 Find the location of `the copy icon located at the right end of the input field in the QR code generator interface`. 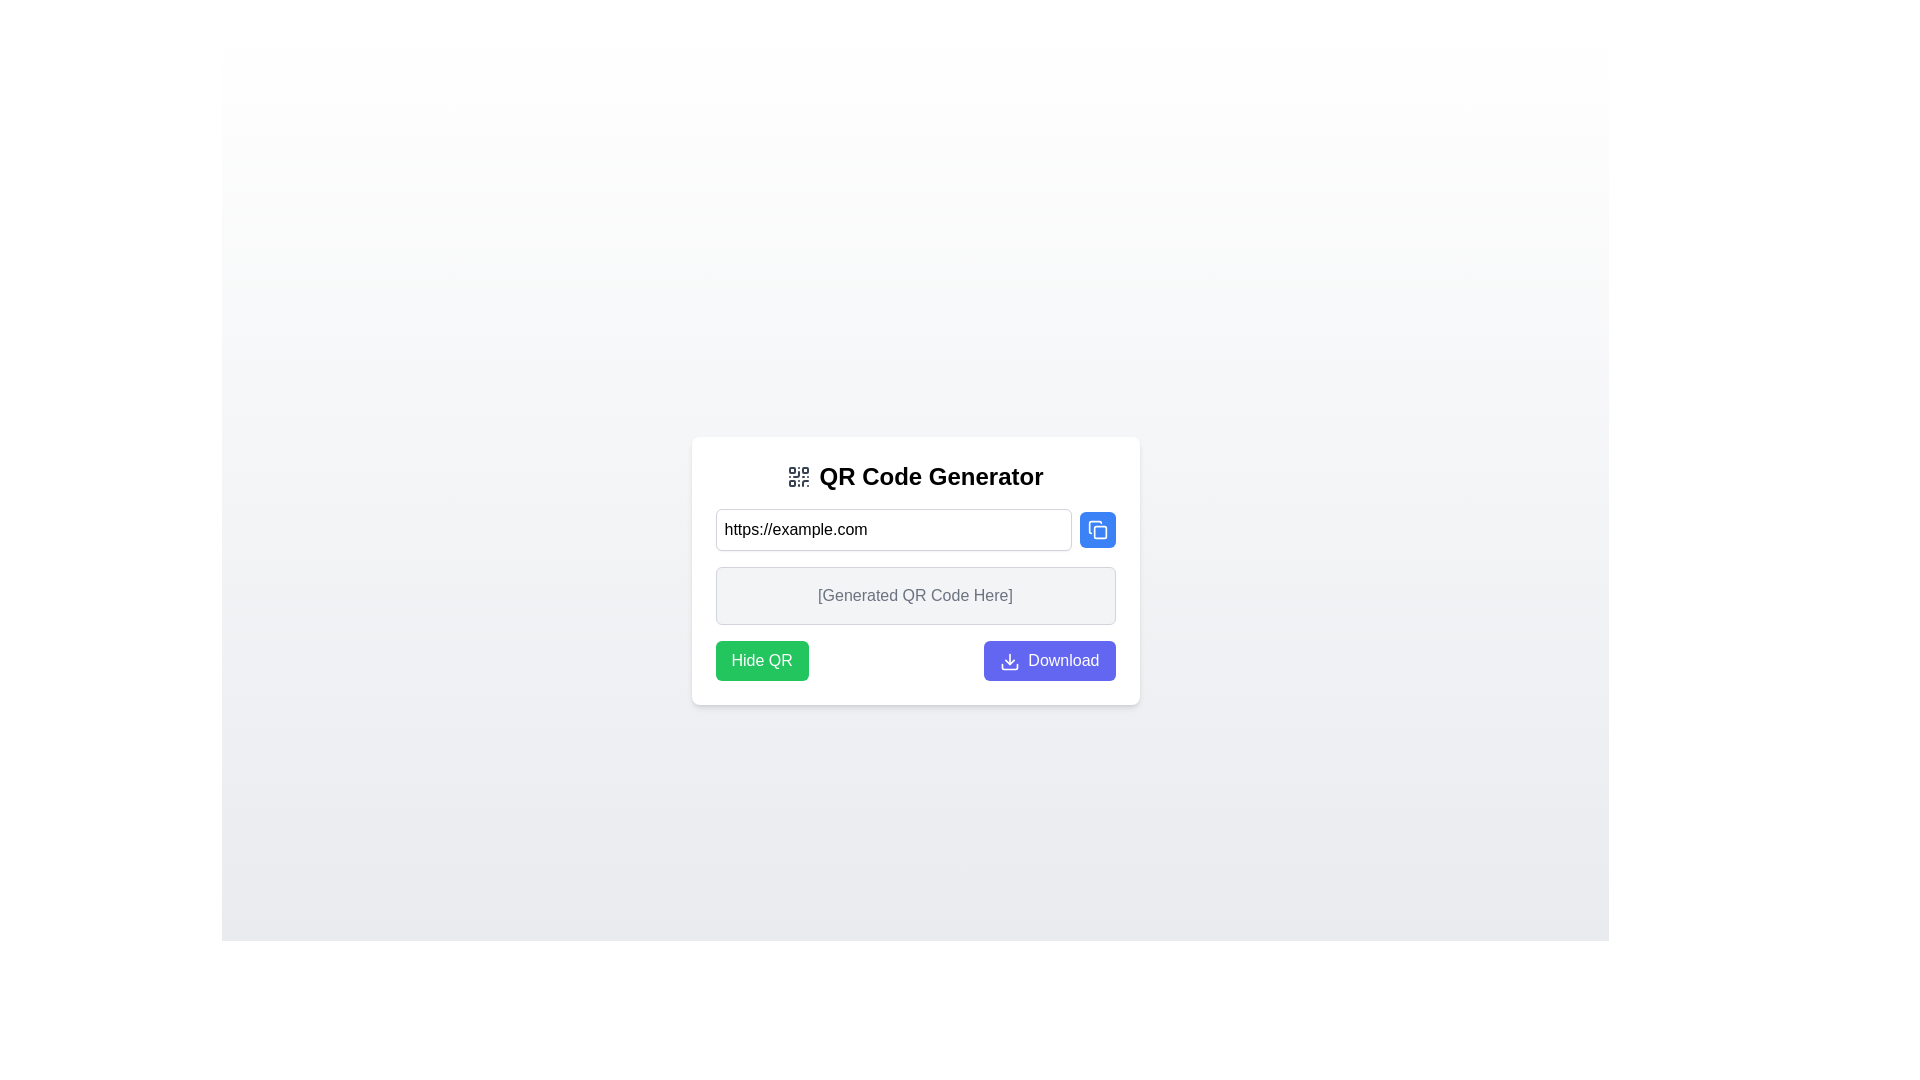

the copy icon located at the right end of the input field in the QR code generator interface is located at coordinates (1096, 528).